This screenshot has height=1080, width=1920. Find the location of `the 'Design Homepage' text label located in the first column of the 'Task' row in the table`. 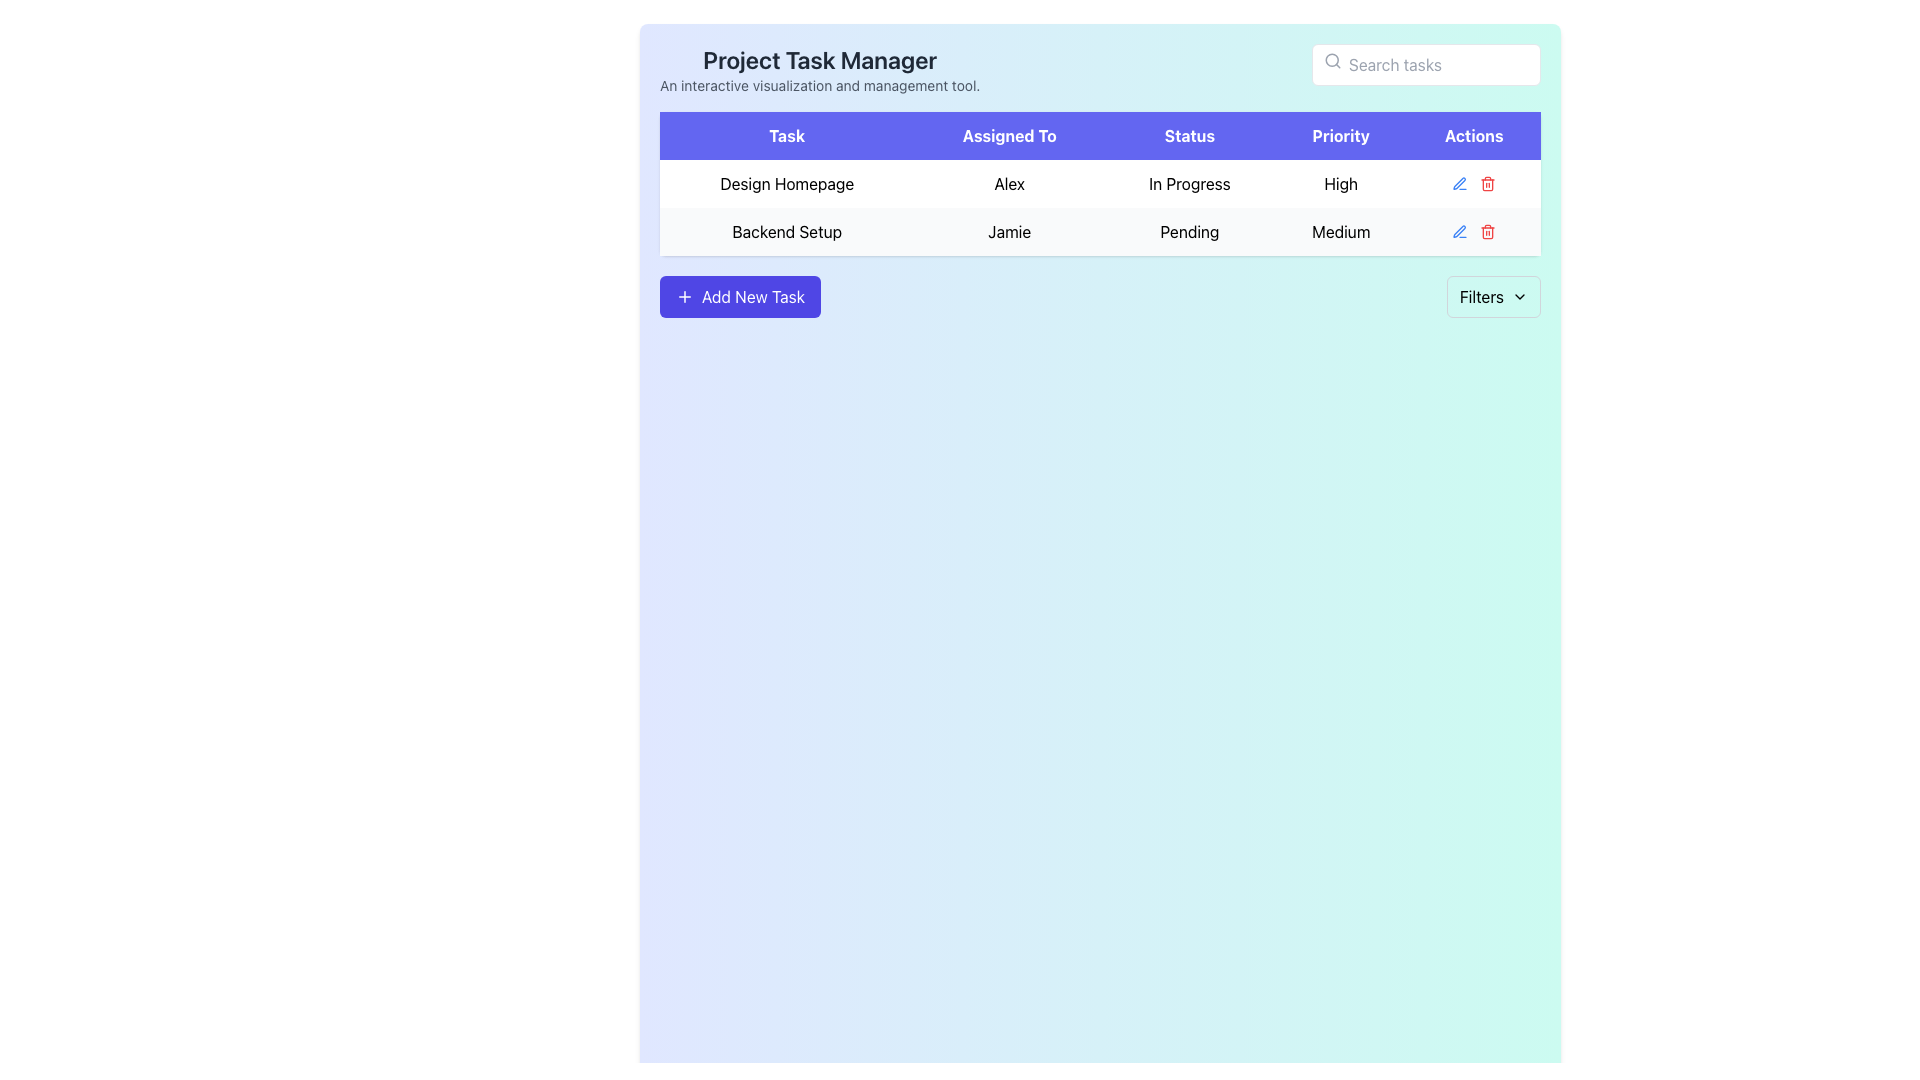

the 'Design Homepage' text label located in the first column of the 'Task' row in the table is located at coordinates (786, 184).